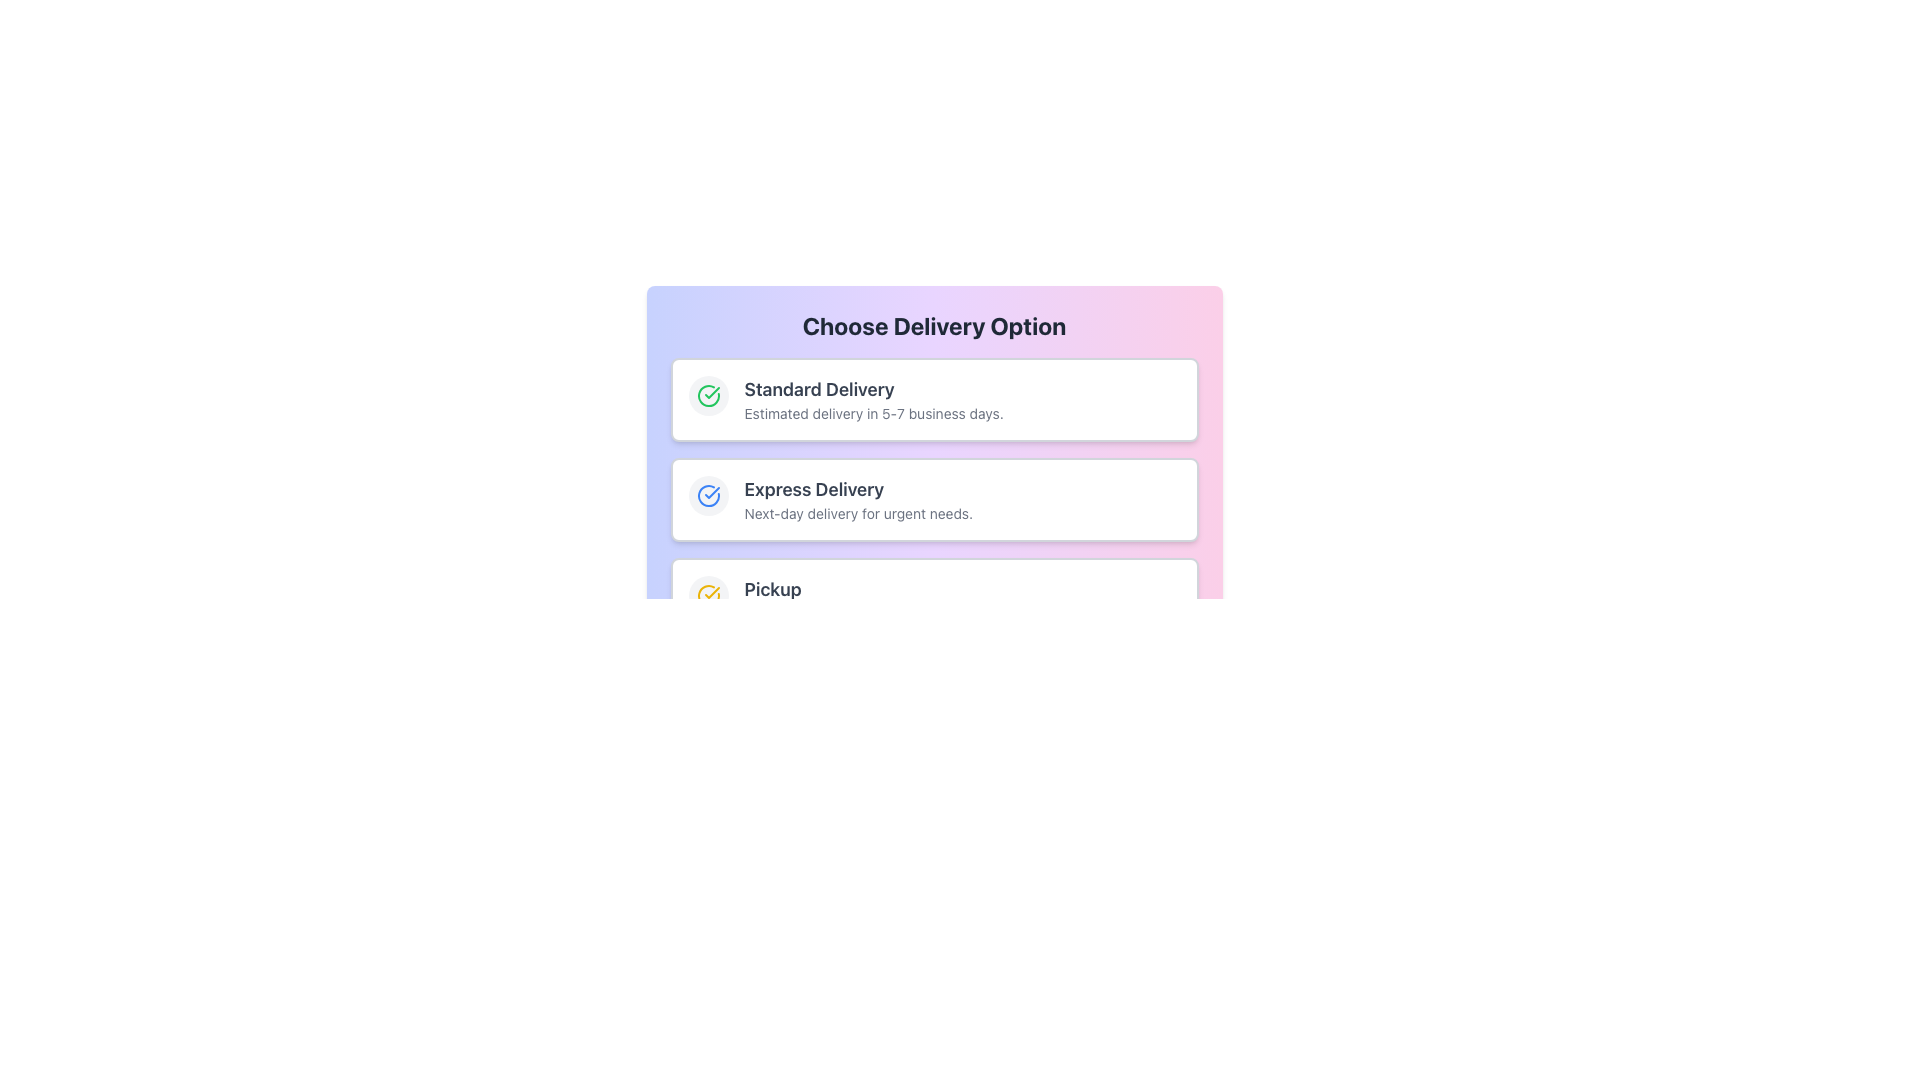 This screenshot has height=1080, width=1920. I want to click on the circular icon with a yellow outline and checkmark symbol indicating the selection status of the 'Standard Delivery' option, so click(708, 595).